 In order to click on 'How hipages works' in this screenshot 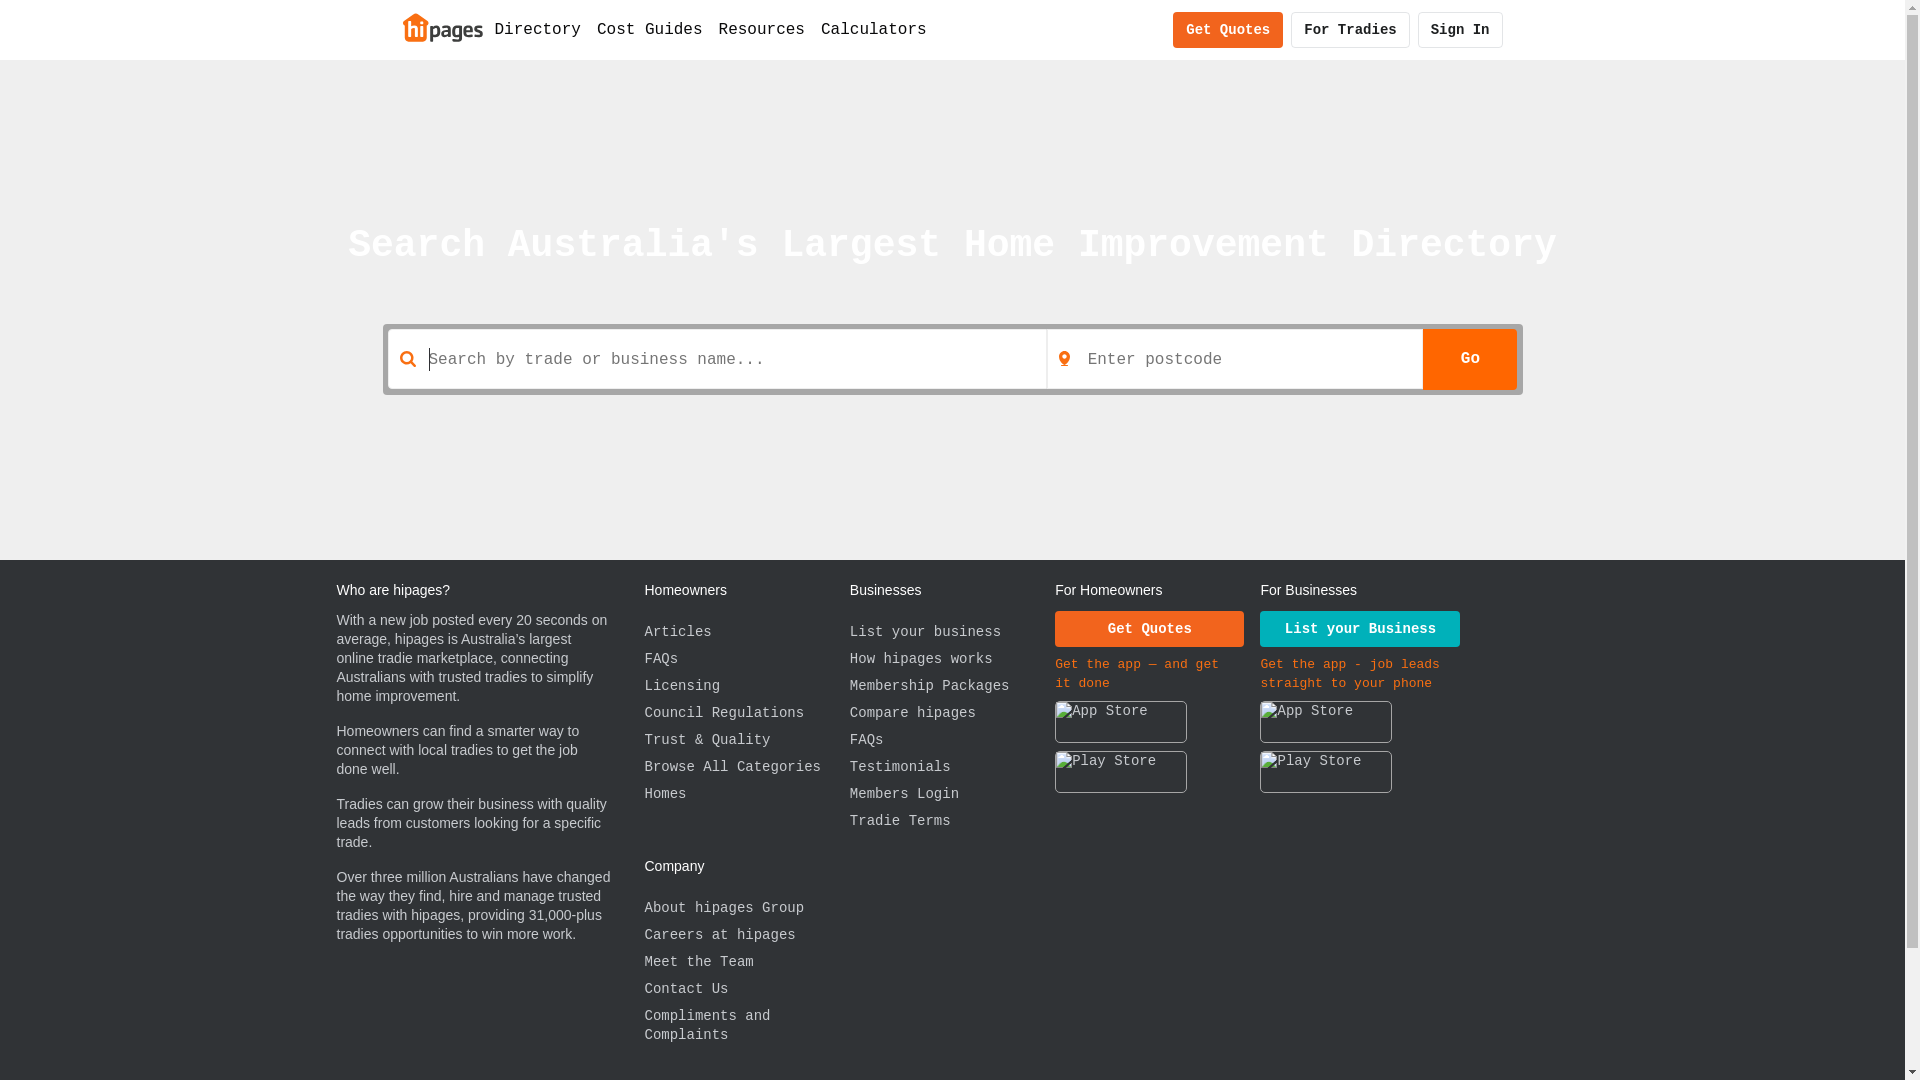, I will do `click(849, 659)`.